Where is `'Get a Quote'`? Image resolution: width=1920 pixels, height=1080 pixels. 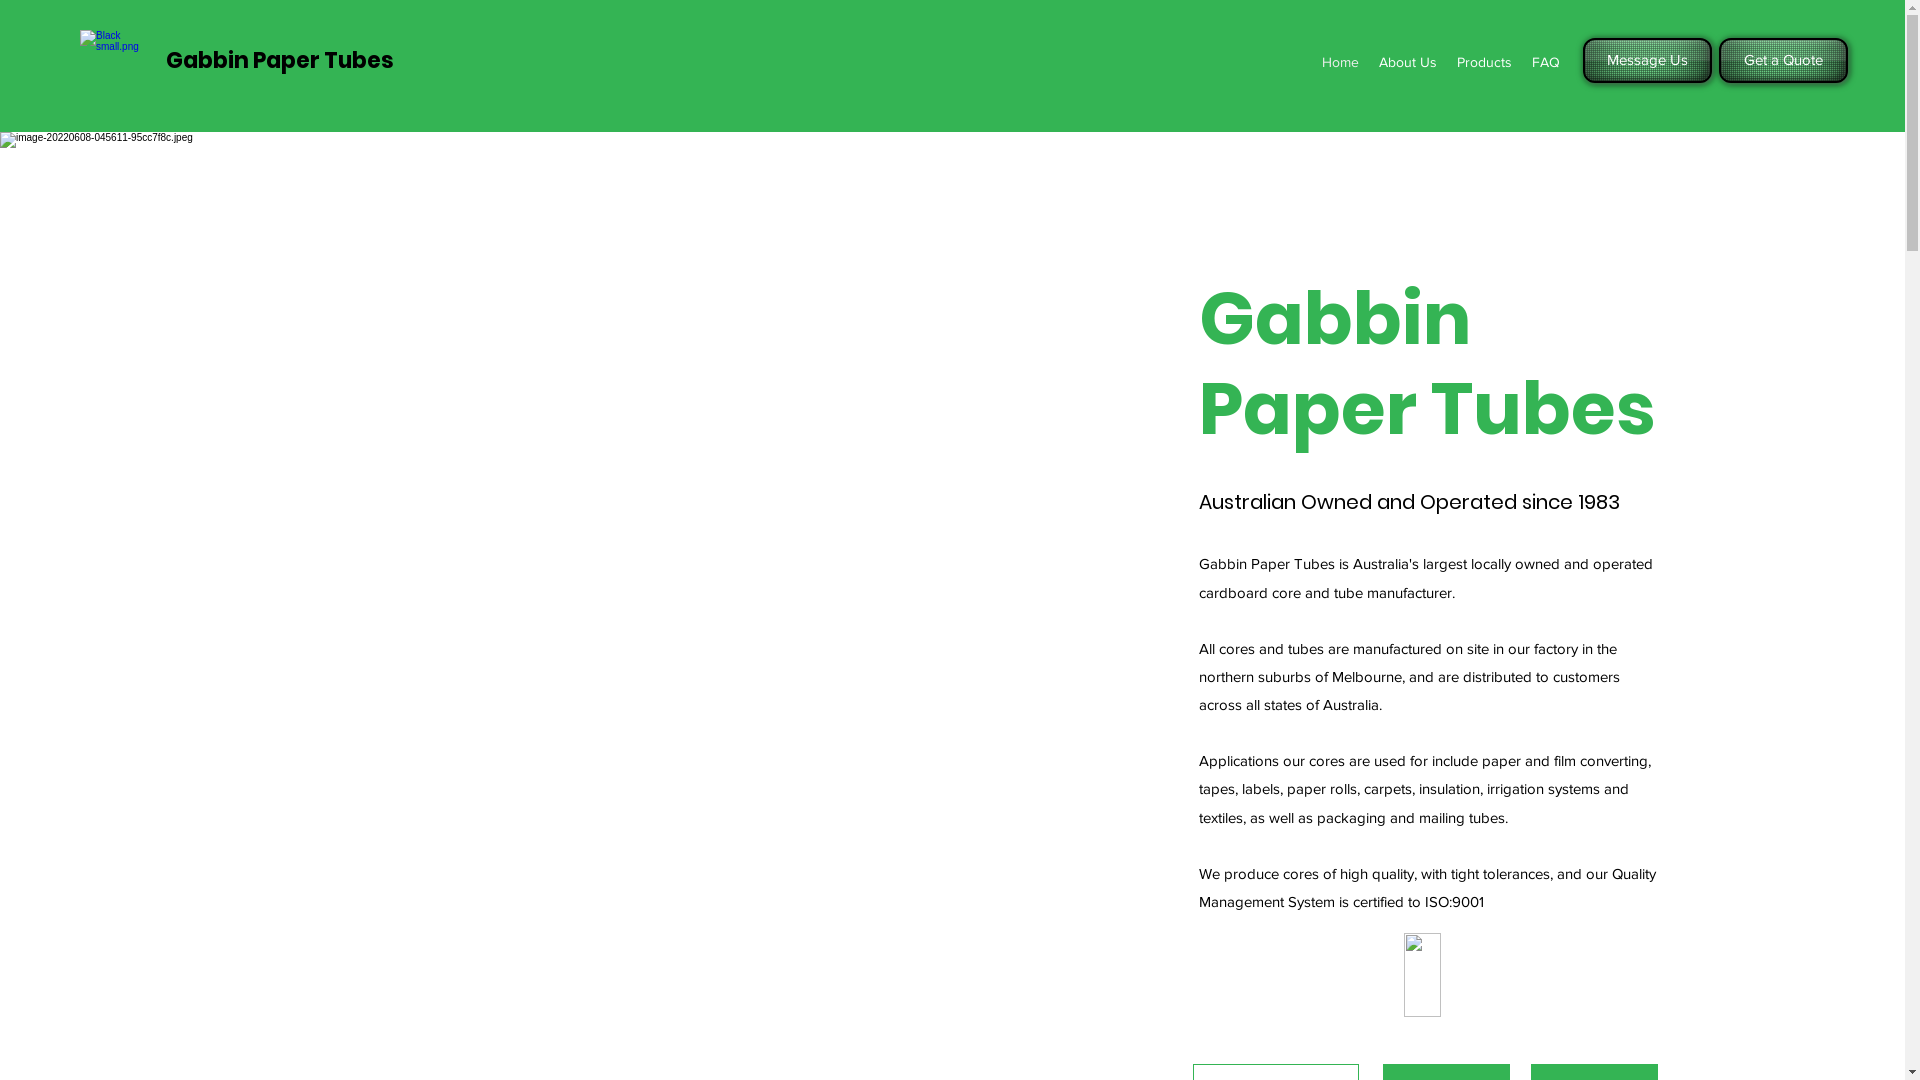
'Get a Quote' is located at coordinates (1717, 59).